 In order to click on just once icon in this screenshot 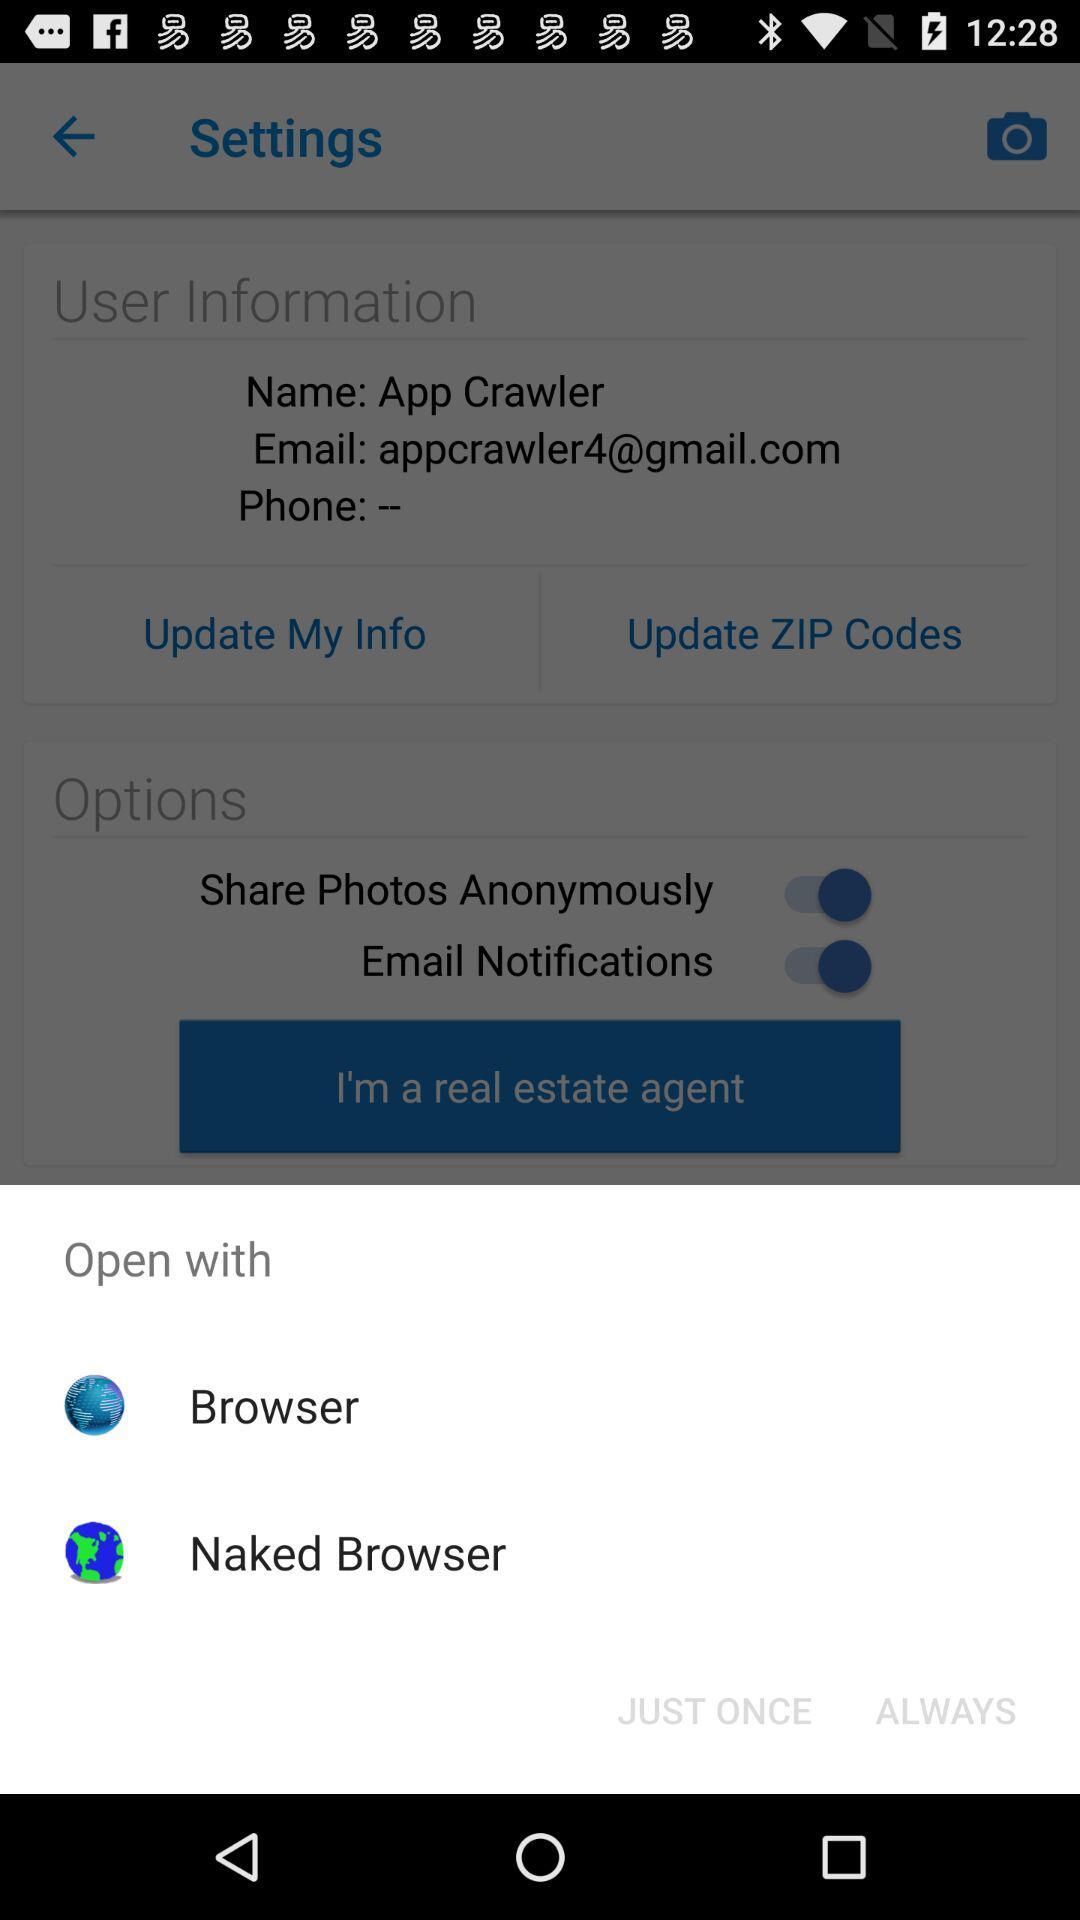, I will do `click(713, 1708)`.